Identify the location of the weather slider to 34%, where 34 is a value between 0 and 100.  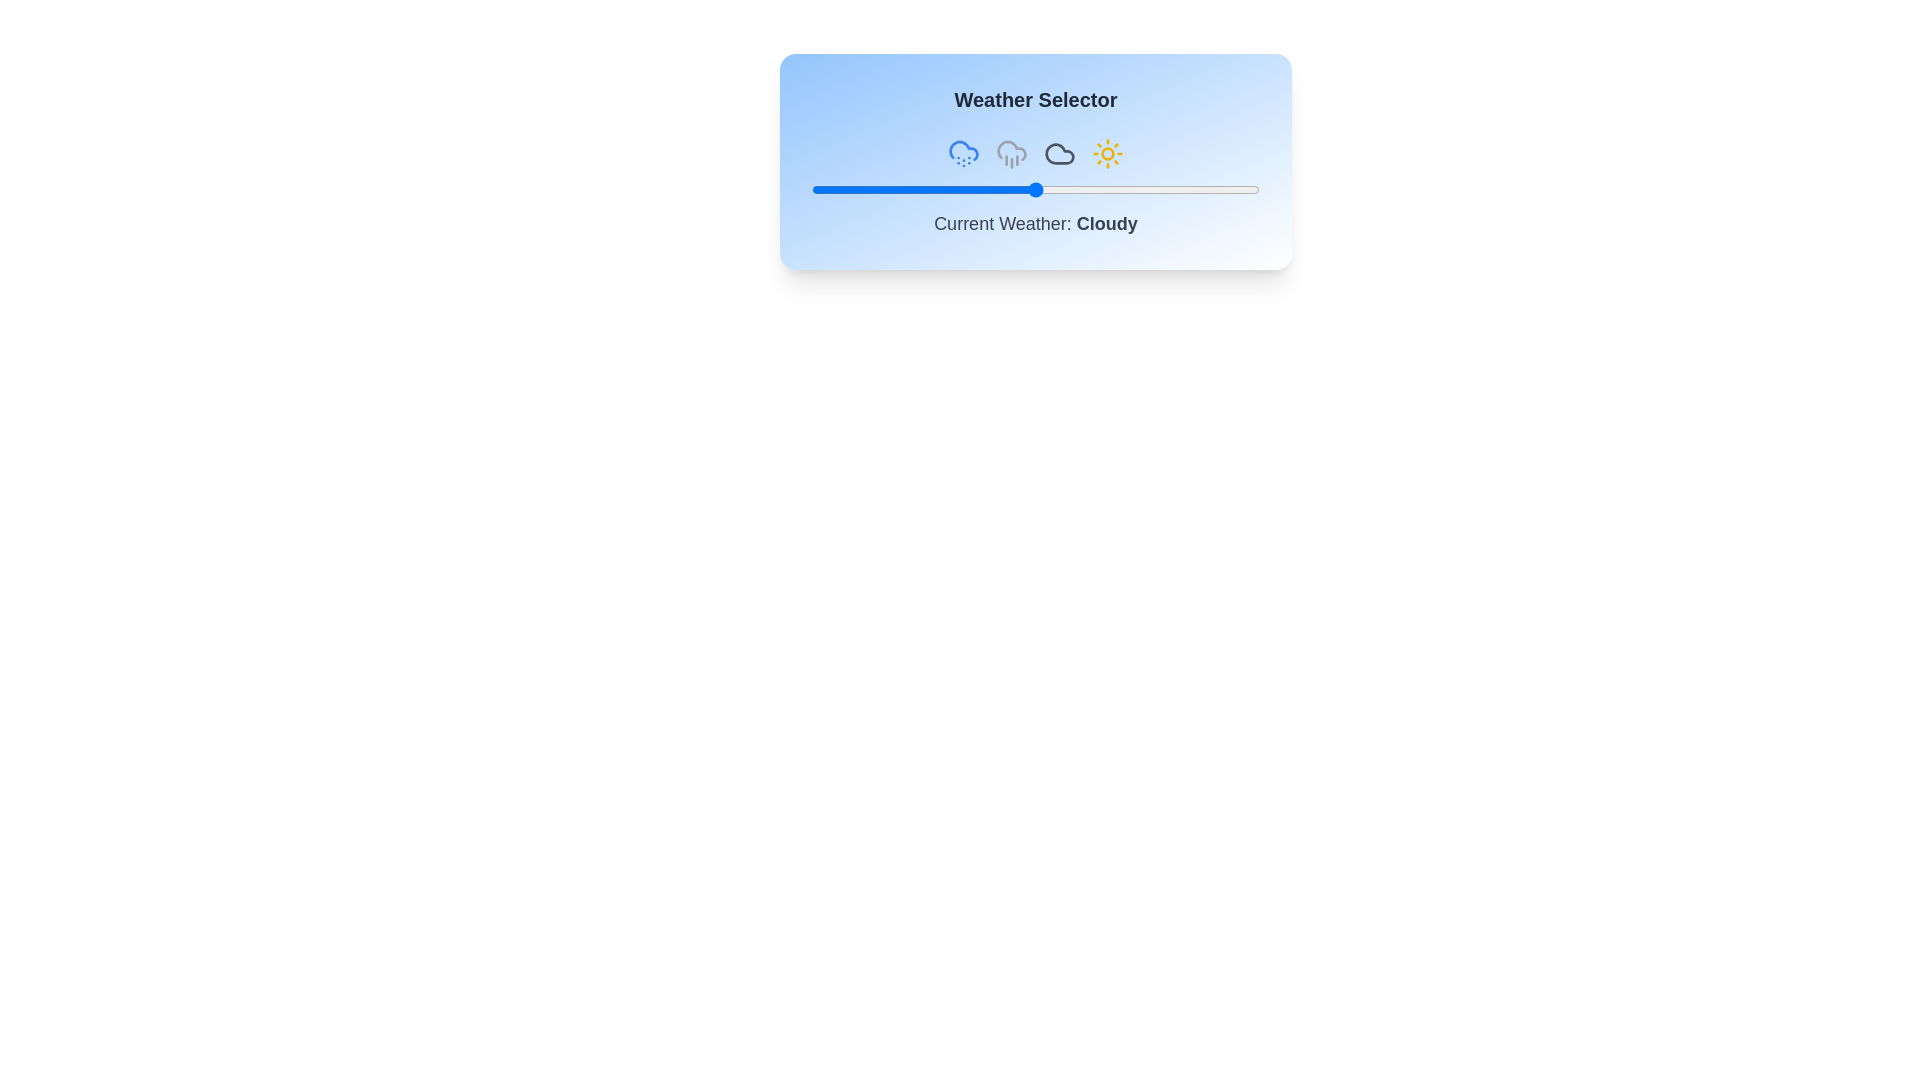
(964, 189).